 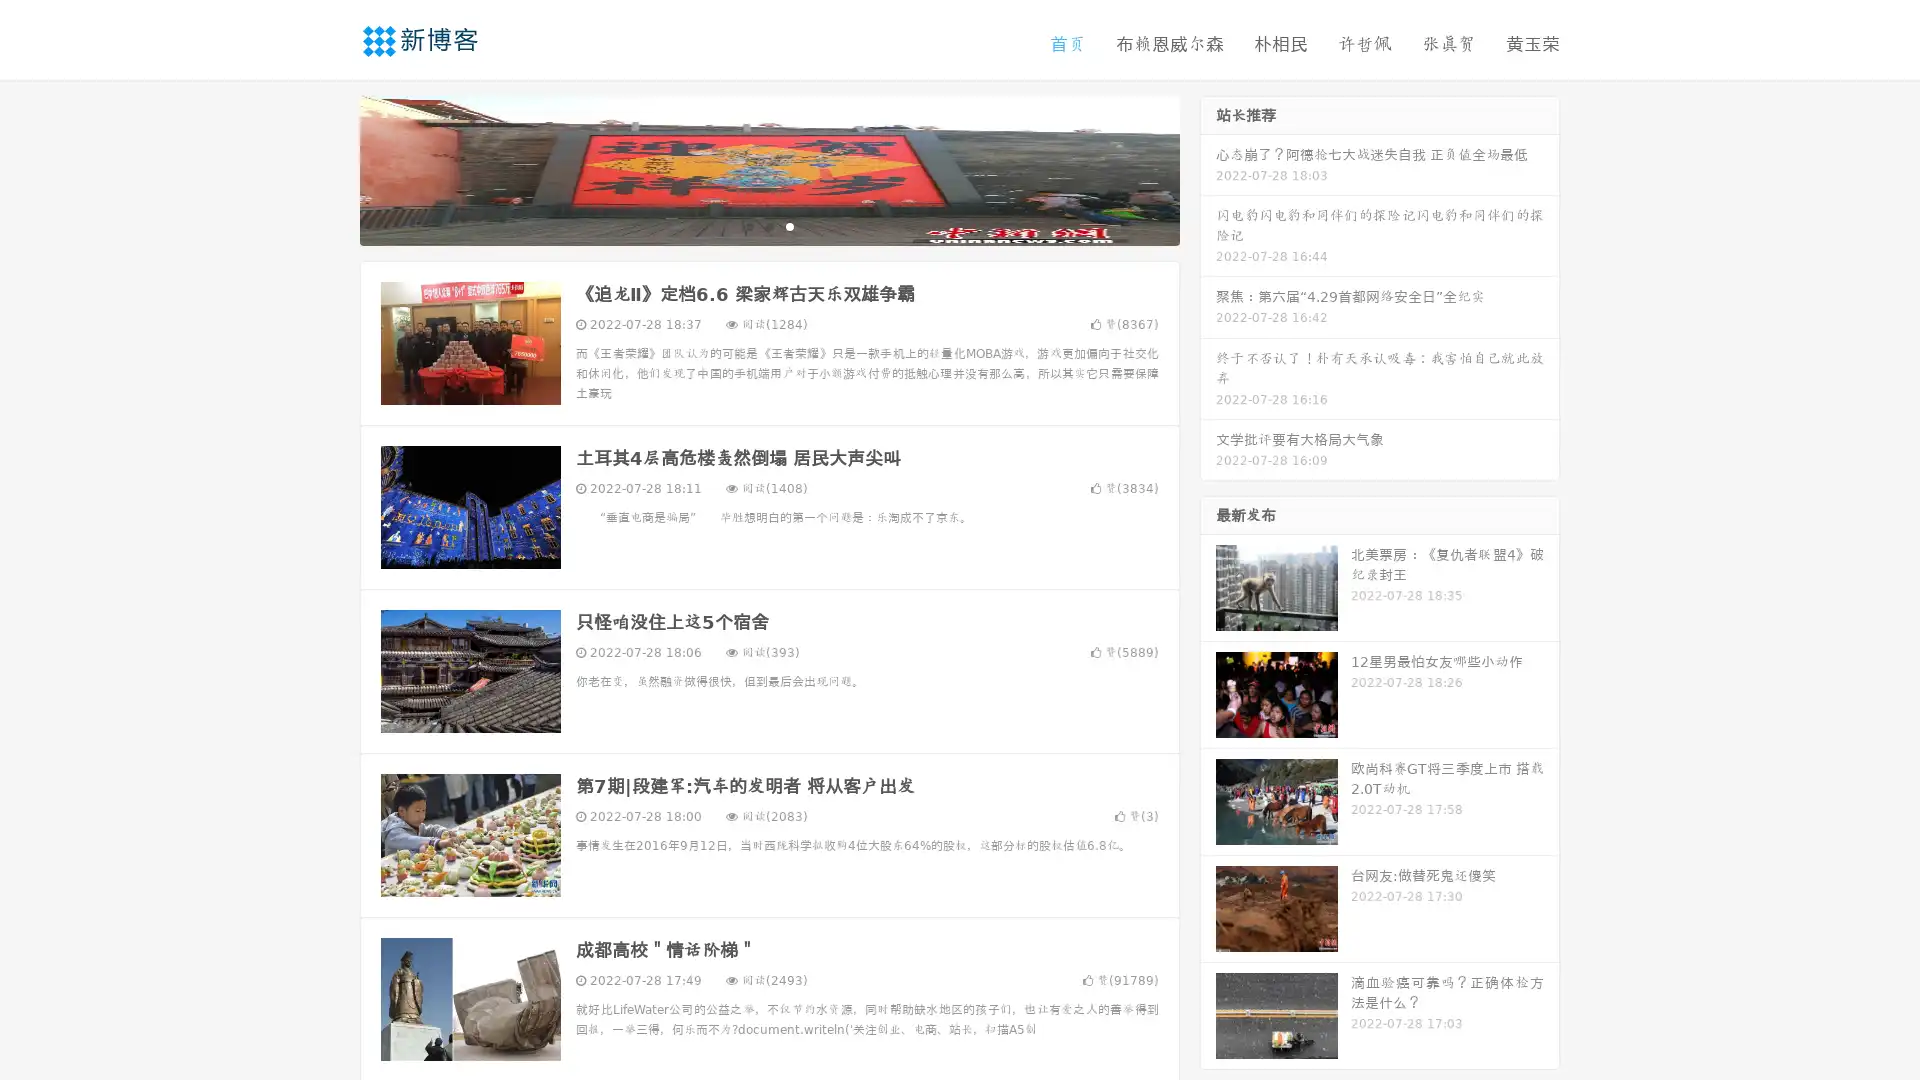 I want to click on Go to slide 3, so click(x=789, y=225).